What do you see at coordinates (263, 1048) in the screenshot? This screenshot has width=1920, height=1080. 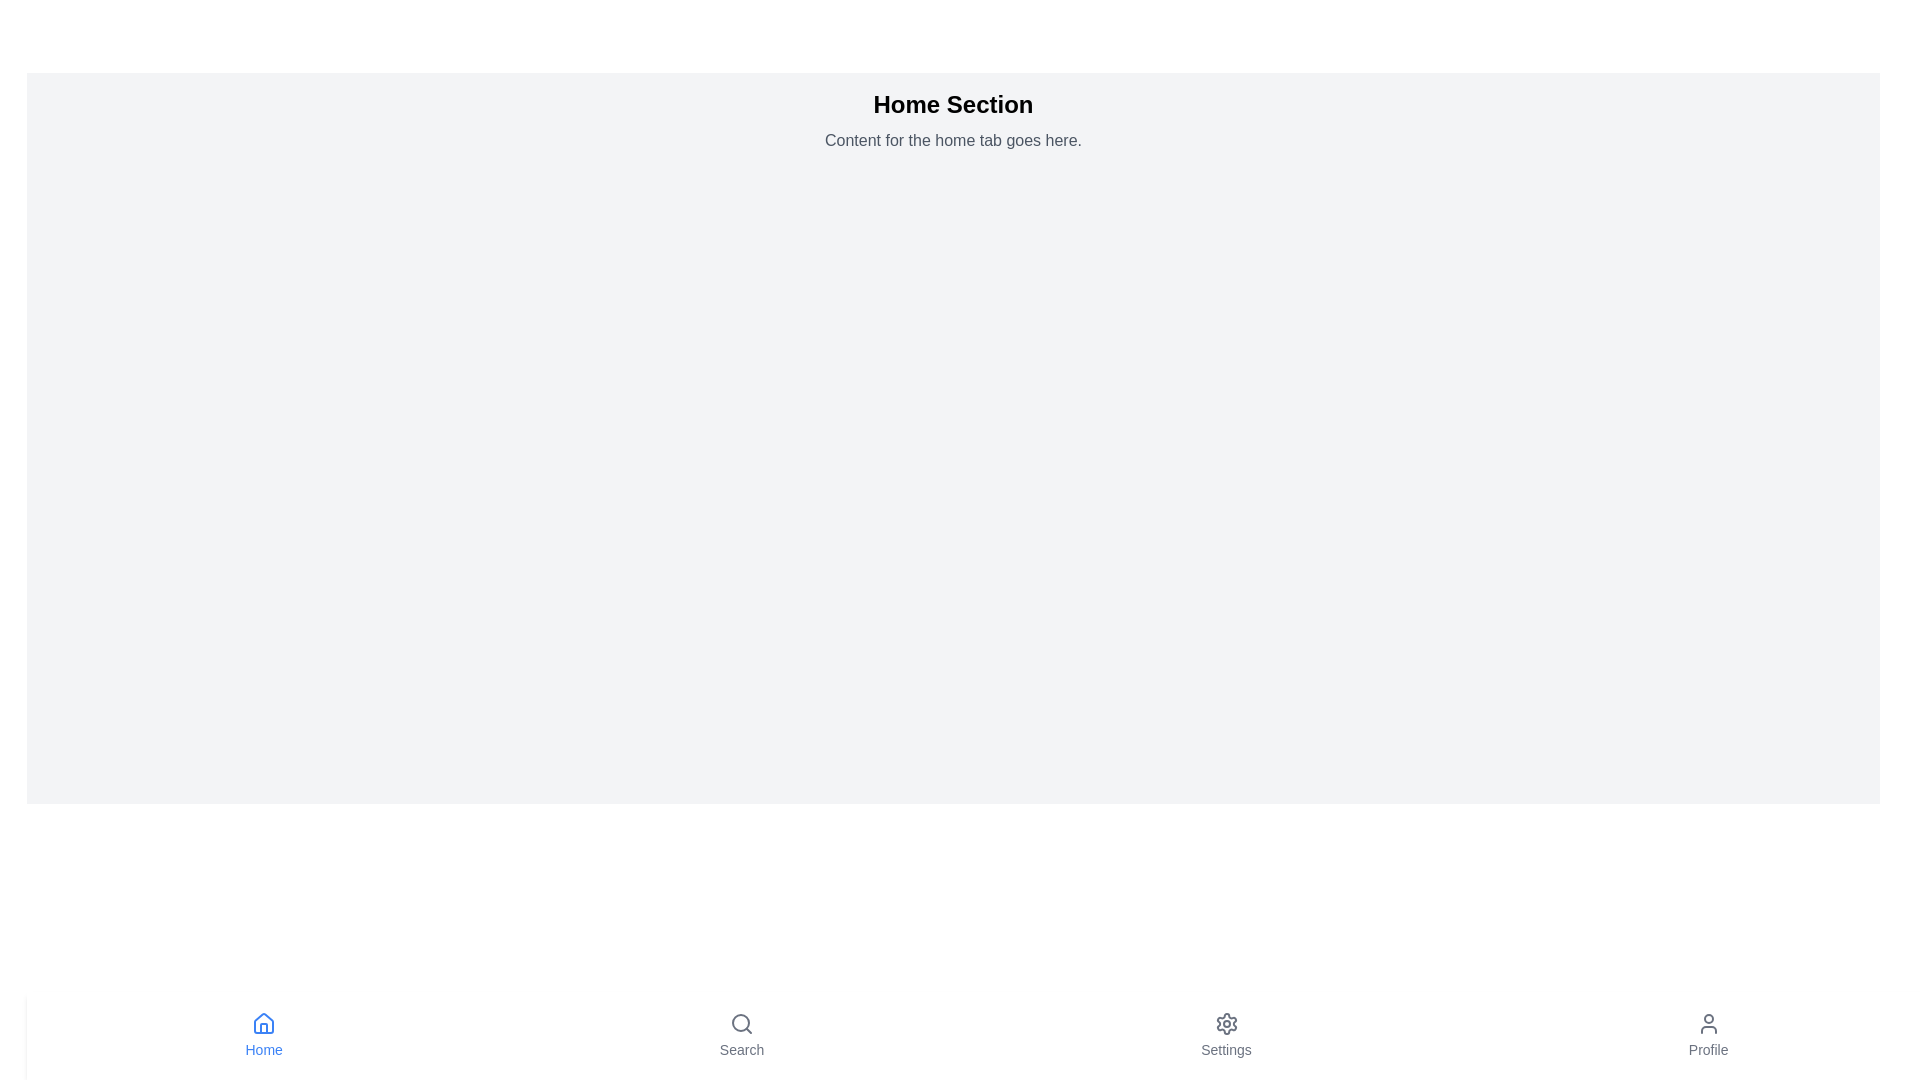 I see `the 'Home' text label located in the bottom navigation bar, which indicates its purpose for navigation to the home section of the application` at bounding box center [263, 1048].